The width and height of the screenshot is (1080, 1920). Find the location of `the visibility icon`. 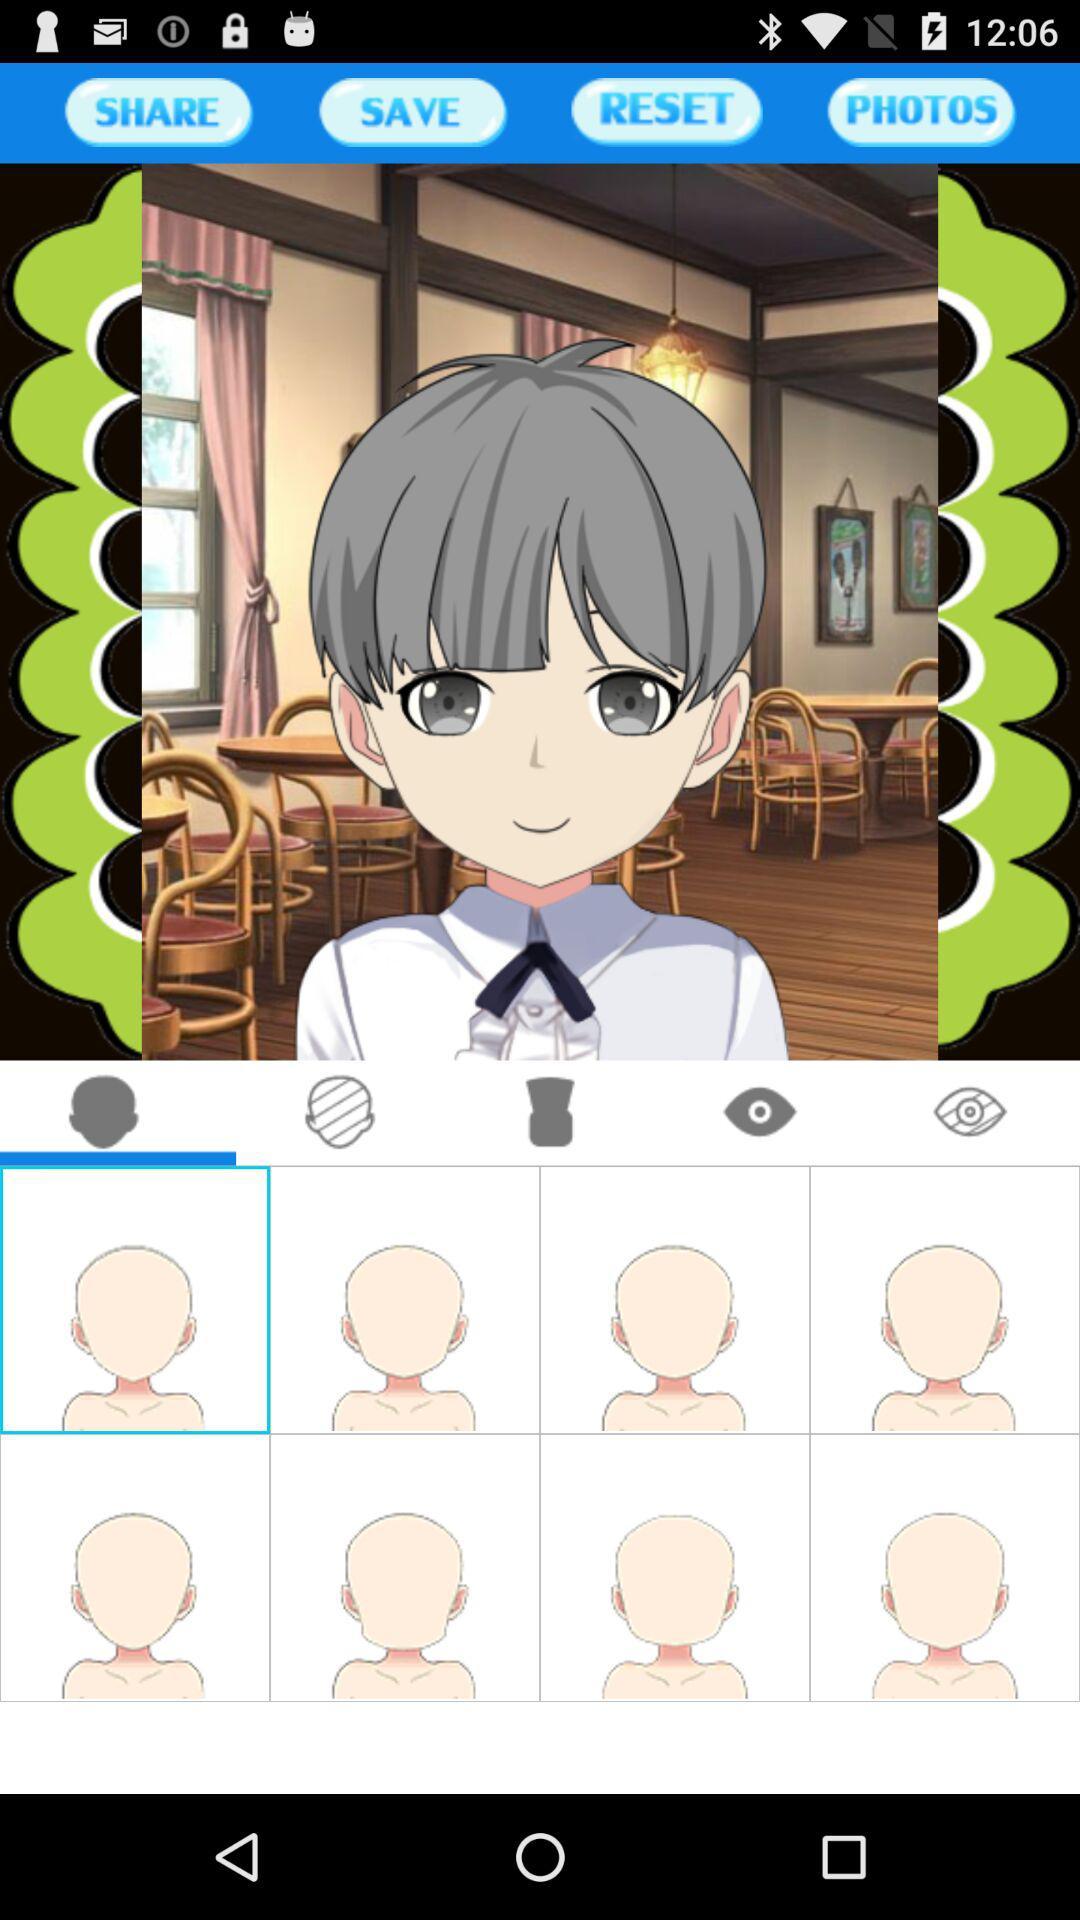

the visibility icon is located at coordinates (970, 1191).